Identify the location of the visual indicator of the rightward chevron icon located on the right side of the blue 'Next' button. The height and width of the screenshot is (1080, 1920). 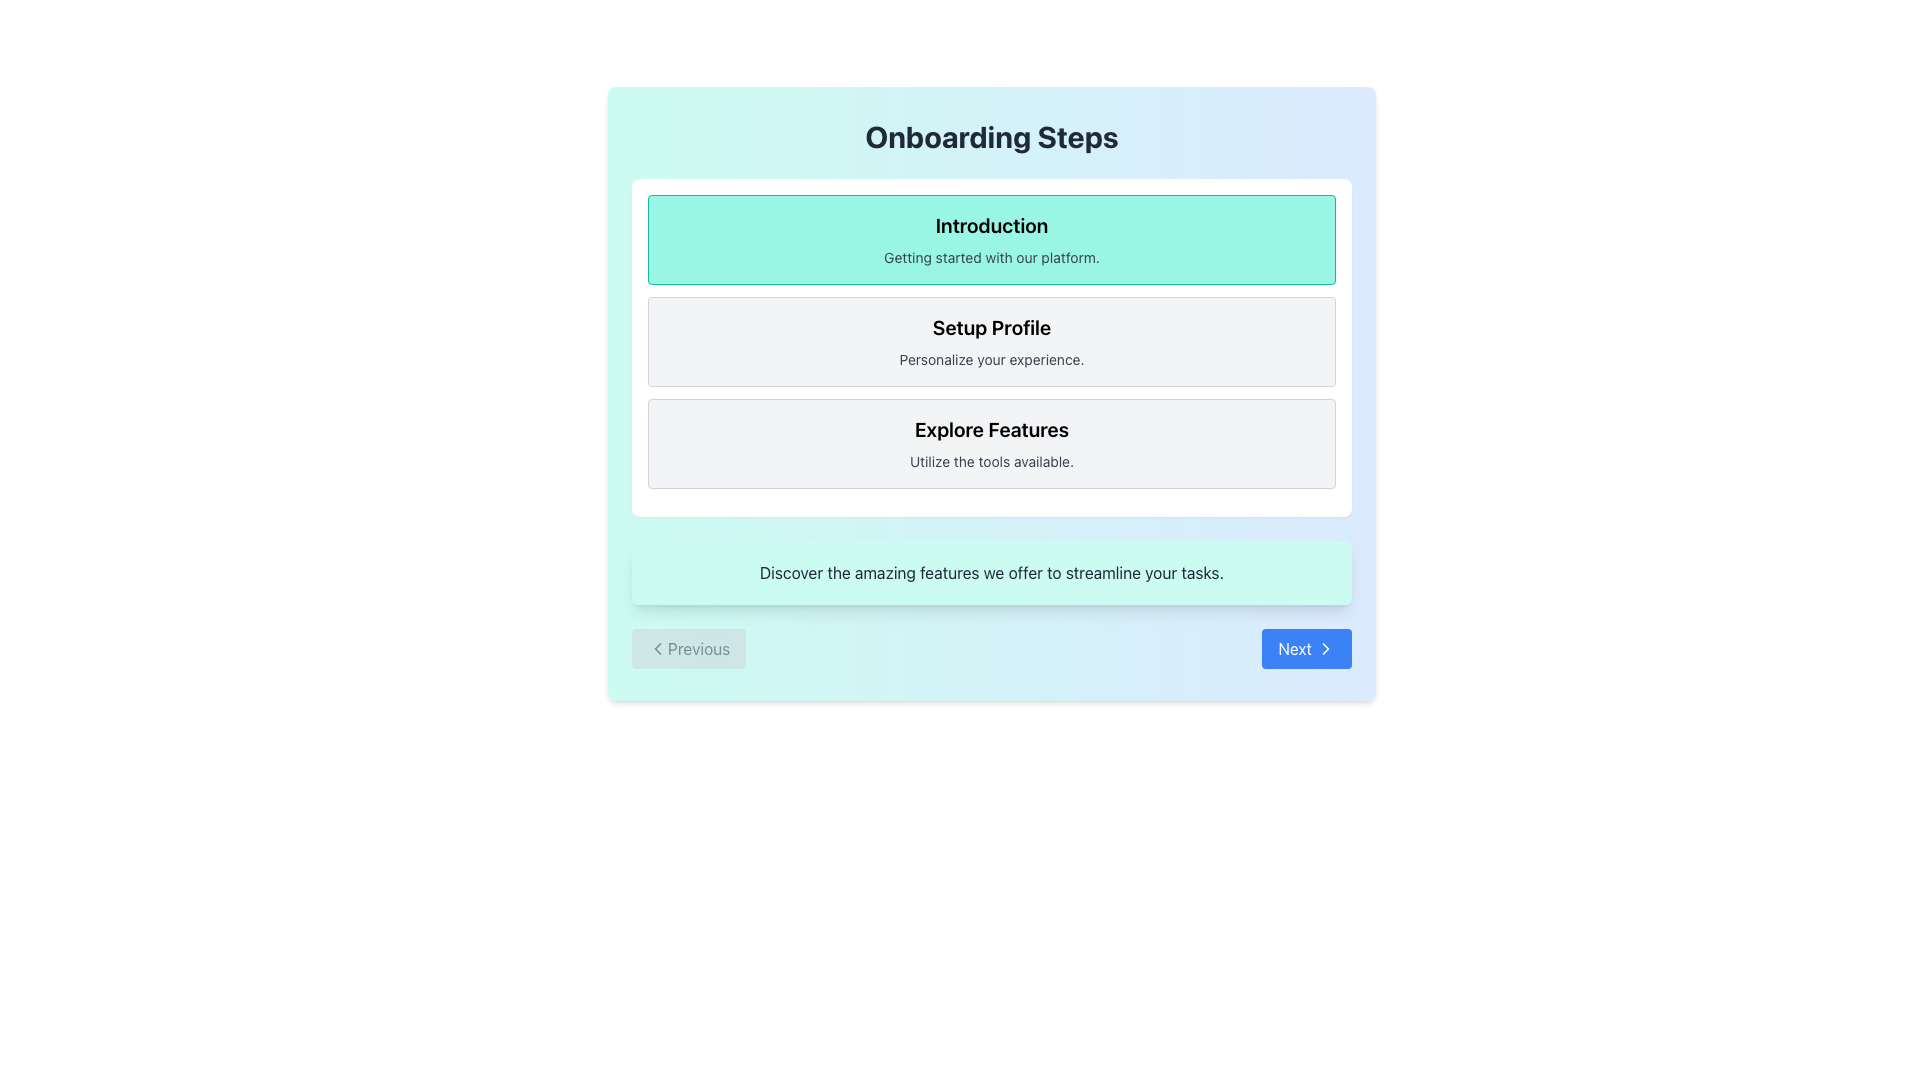
(1325, 648).